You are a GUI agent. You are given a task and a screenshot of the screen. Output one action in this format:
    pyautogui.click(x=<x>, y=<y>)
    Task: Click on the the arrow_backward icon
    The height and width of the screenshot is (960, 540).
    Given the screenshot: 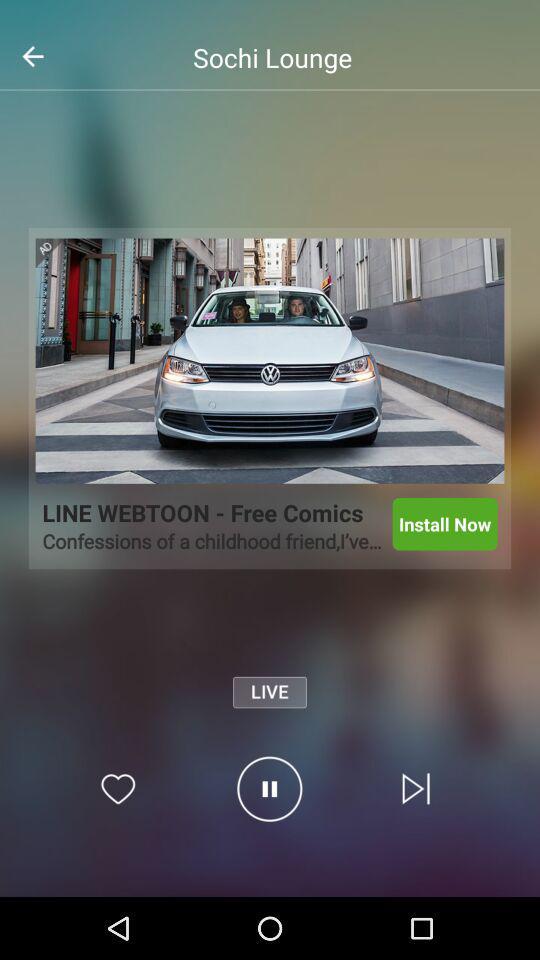 What is the action you would take?
    pyautogui.click(x=31, y=55)
    